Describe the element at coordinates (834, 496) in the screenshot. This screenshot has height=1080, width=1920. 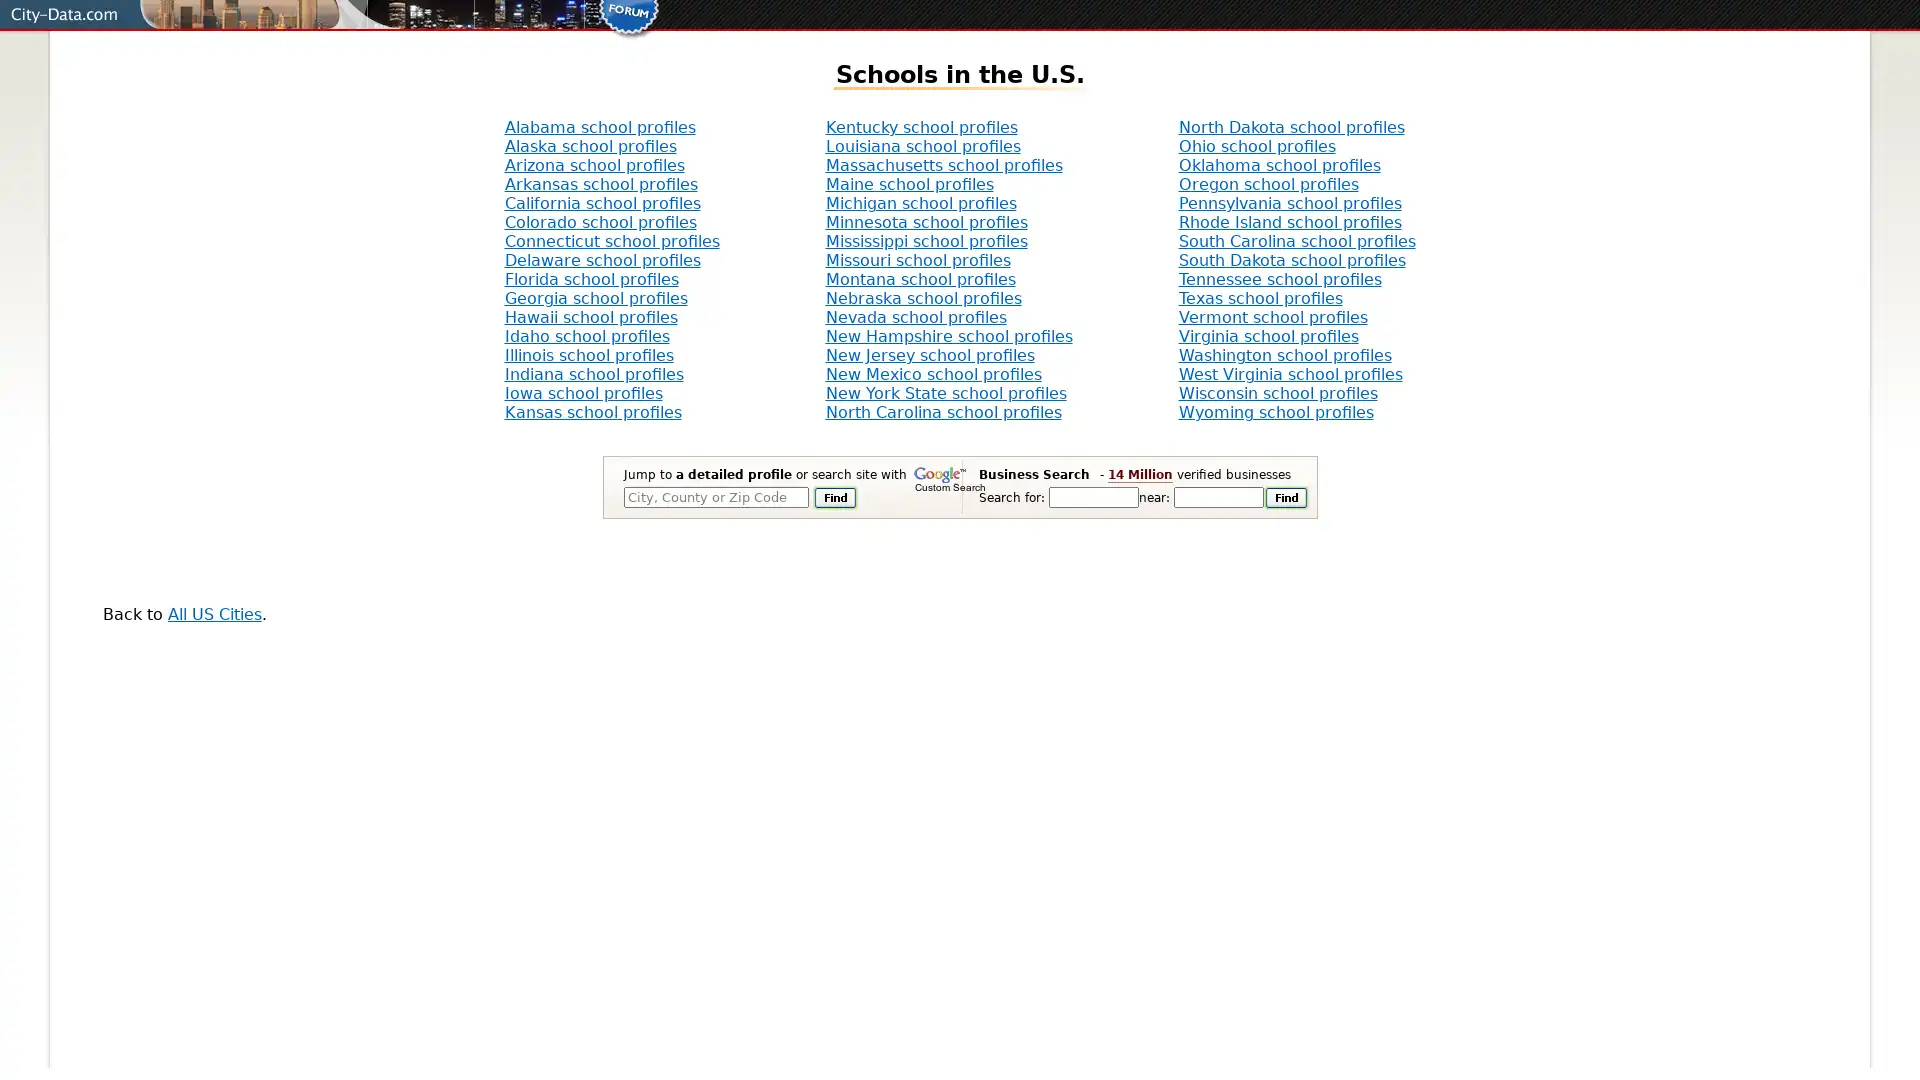
I see `Find It` at that location.